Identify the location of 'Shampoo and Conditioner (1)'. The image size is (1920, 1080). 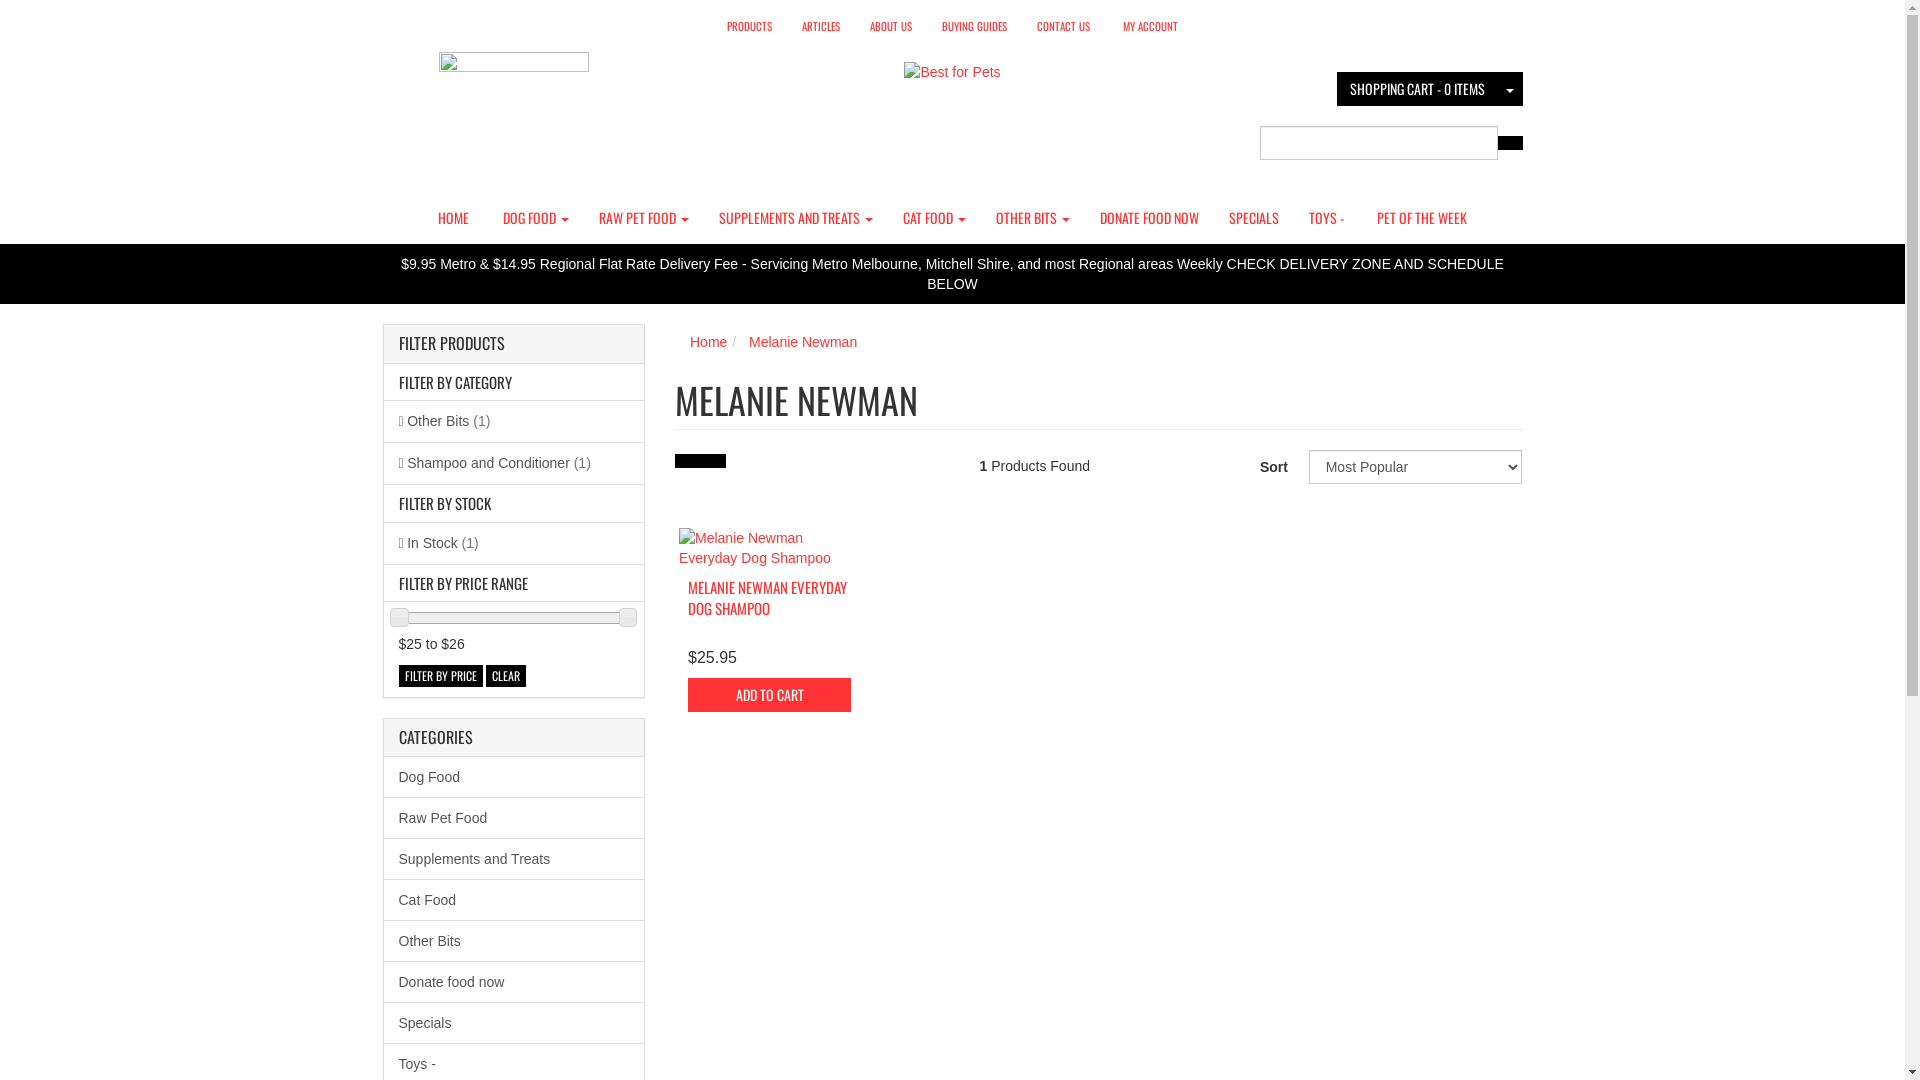
(514, 462).